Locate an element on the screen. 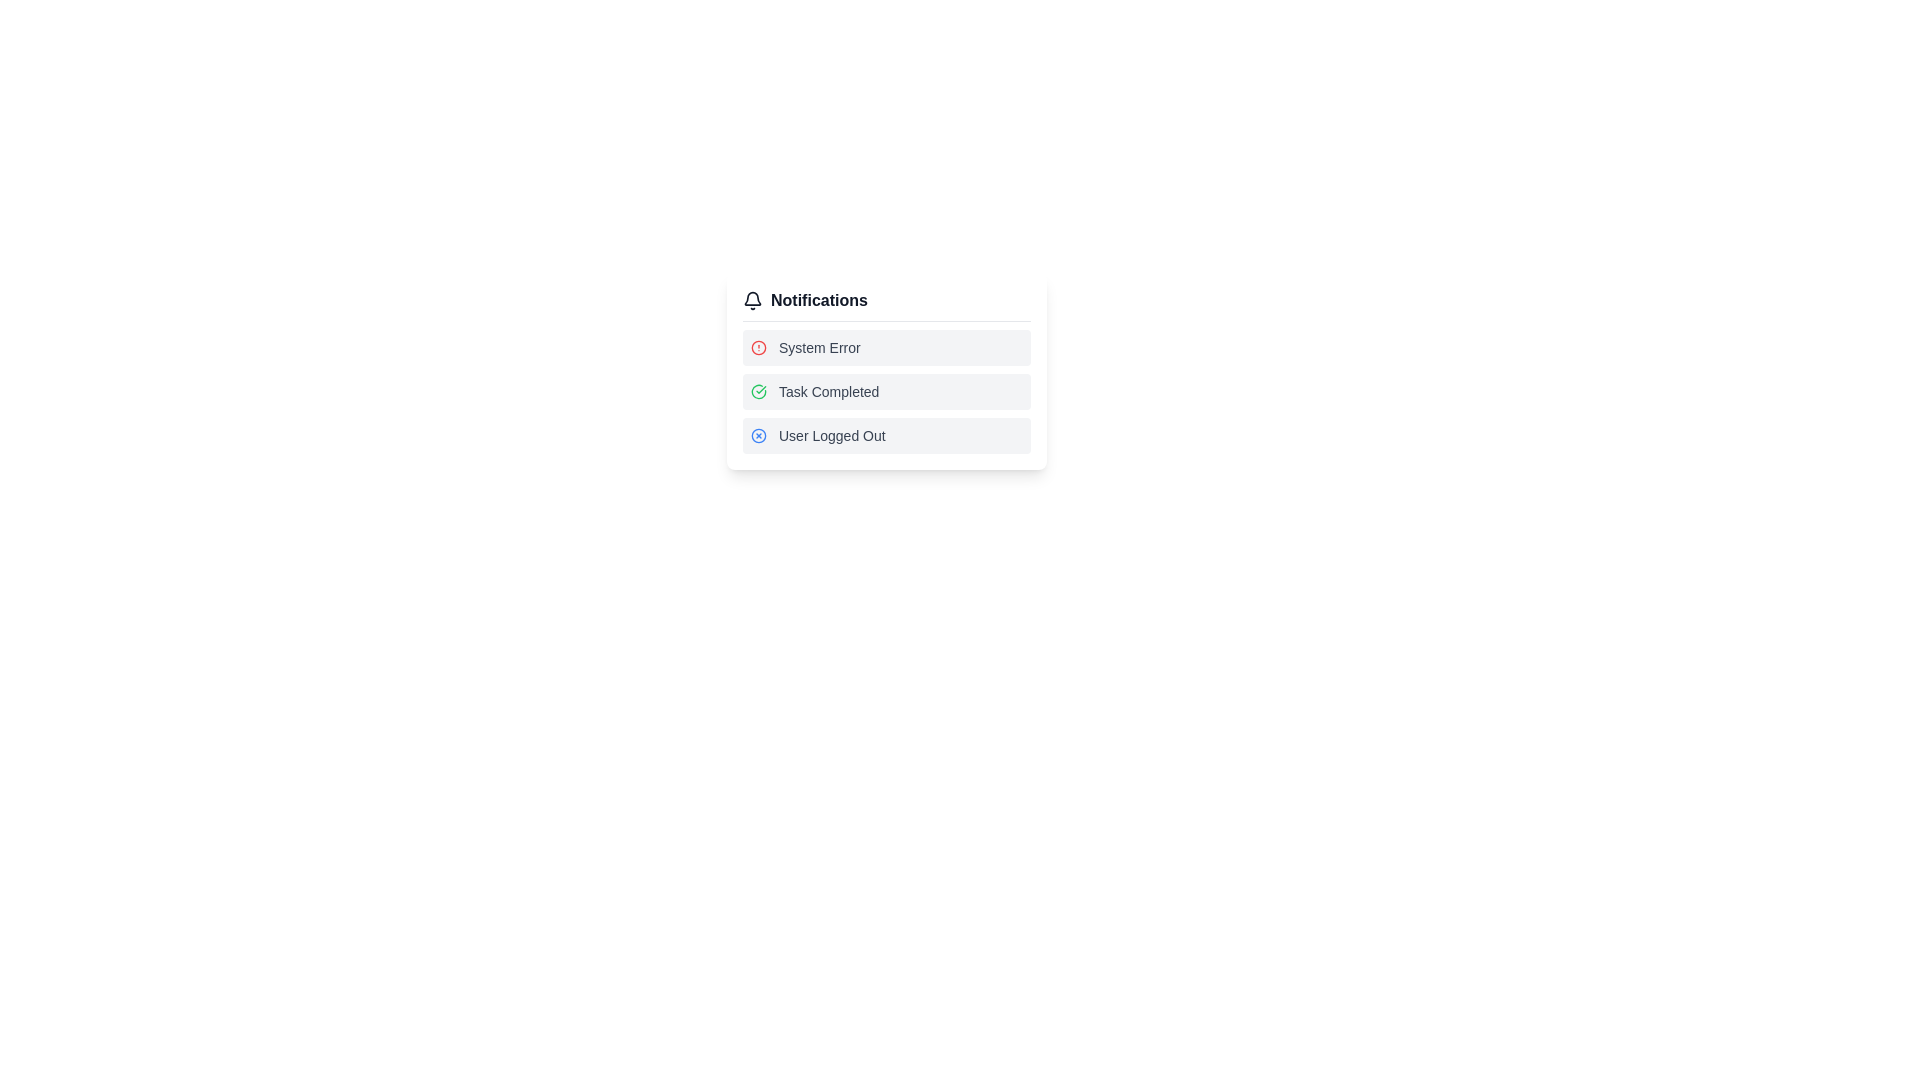 The width and height of the screenshot is (1920, 1080). the Notification item labeled 'System Error', which is the first element in a vertical list within a white card, featuring a red circular alert icon and a subtle gray background is located at coordinates (886, 346).